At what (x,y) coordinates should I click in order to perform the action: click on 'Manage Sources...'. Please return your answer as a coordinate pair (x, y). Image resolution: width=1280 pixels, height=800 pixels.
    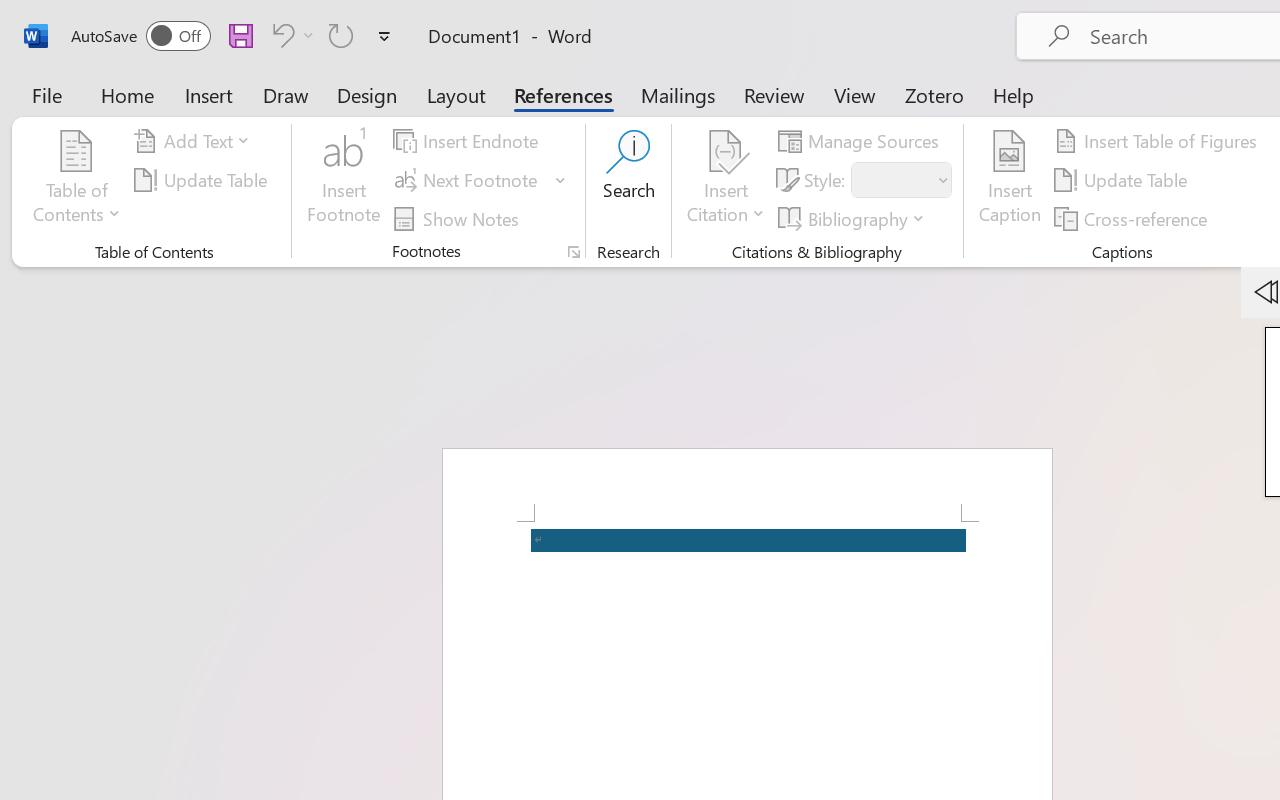
    Looking at the image, I should click on (862, 141).